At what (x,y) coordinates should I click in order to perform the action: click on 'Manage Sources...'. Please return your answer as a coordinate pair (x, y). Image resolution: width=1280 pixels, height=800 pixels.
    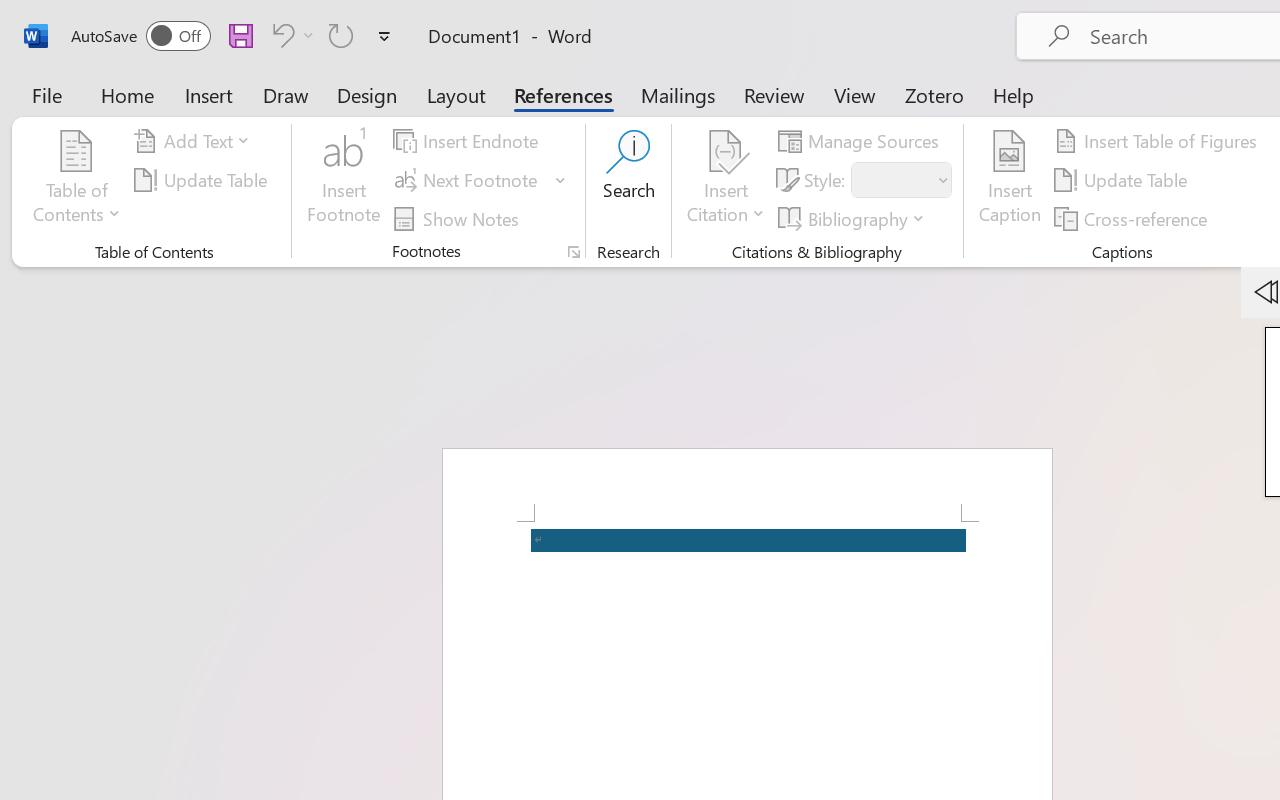
    Looking at the image, I should click on (862, 141).